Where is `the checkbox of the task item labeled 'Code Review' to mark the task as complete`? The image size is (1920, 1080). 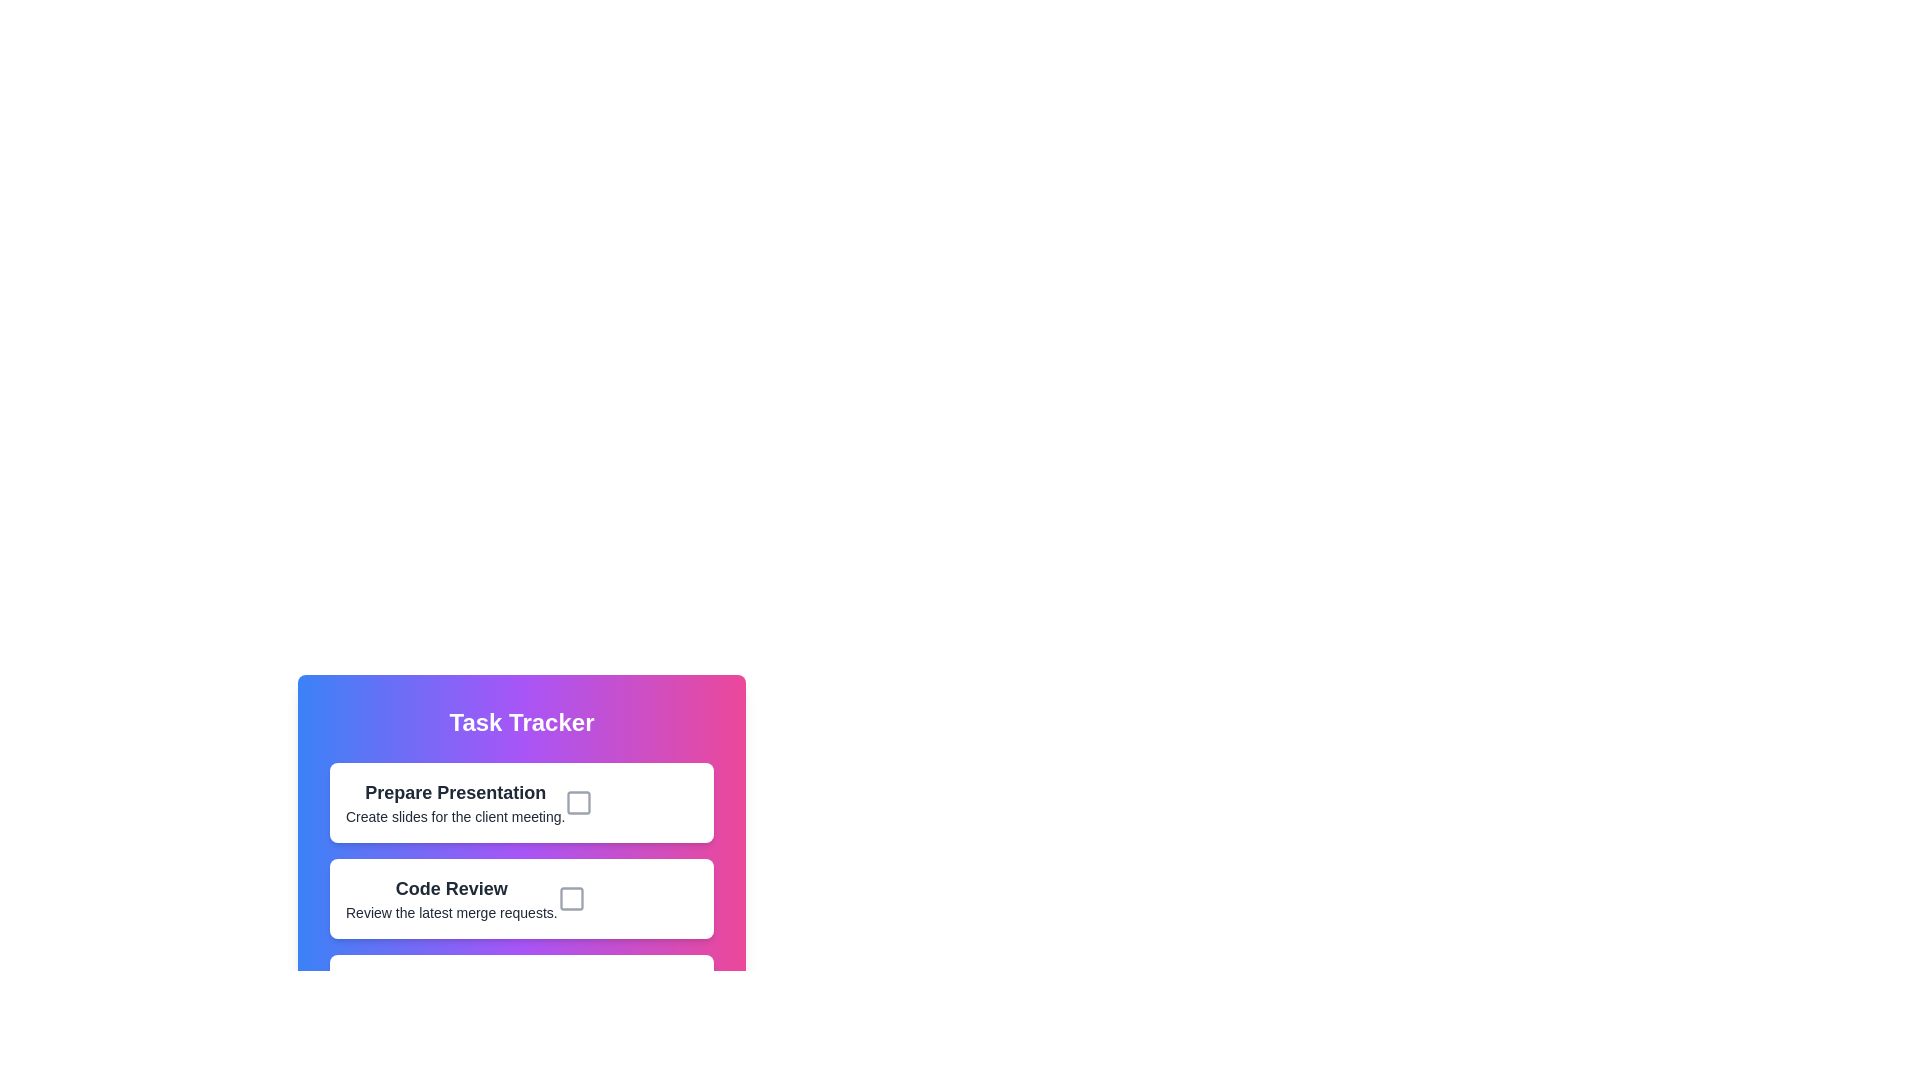 the checkbox of the task item labeled 'Code Review' to mark the task as complete is located at coordinates (522, 897).